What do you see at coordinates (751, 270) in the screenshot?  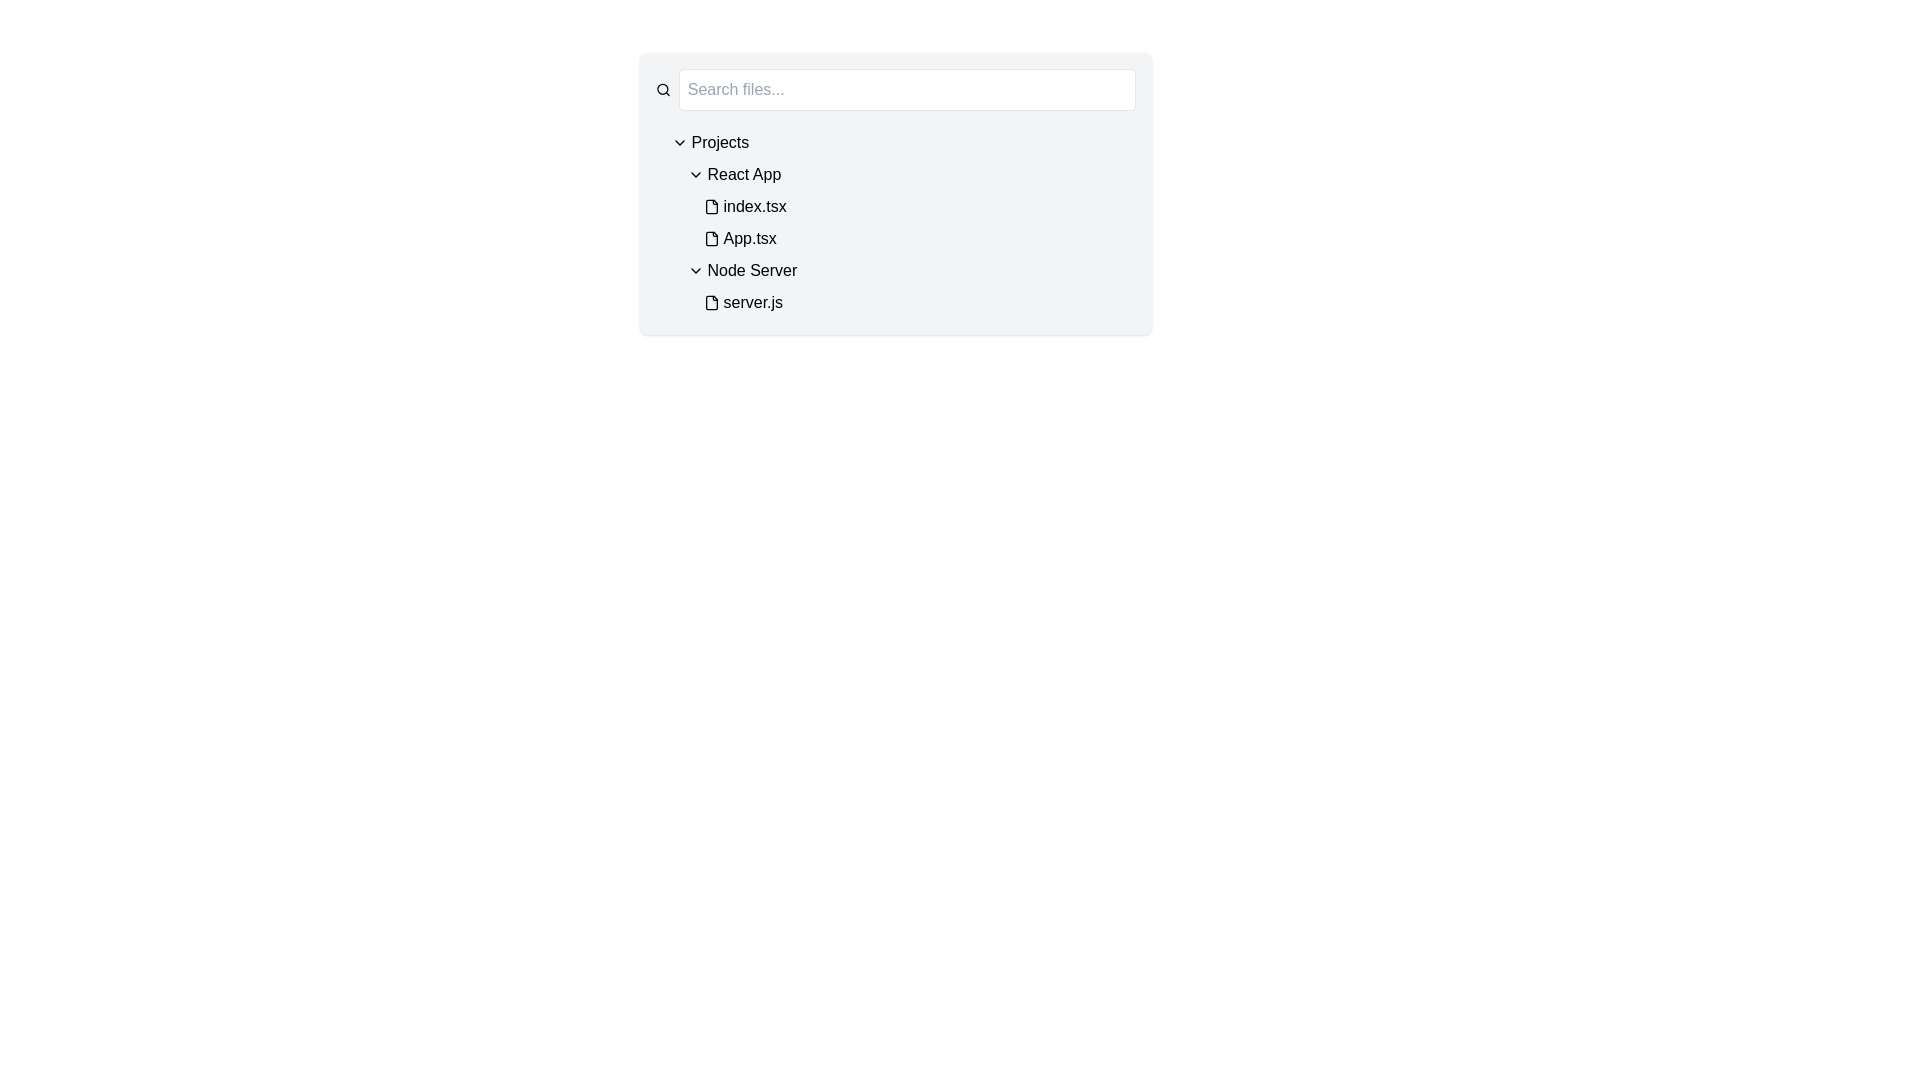 I see `the 'Node Server' text label in the File Tree` at bounding box center [751, 270].